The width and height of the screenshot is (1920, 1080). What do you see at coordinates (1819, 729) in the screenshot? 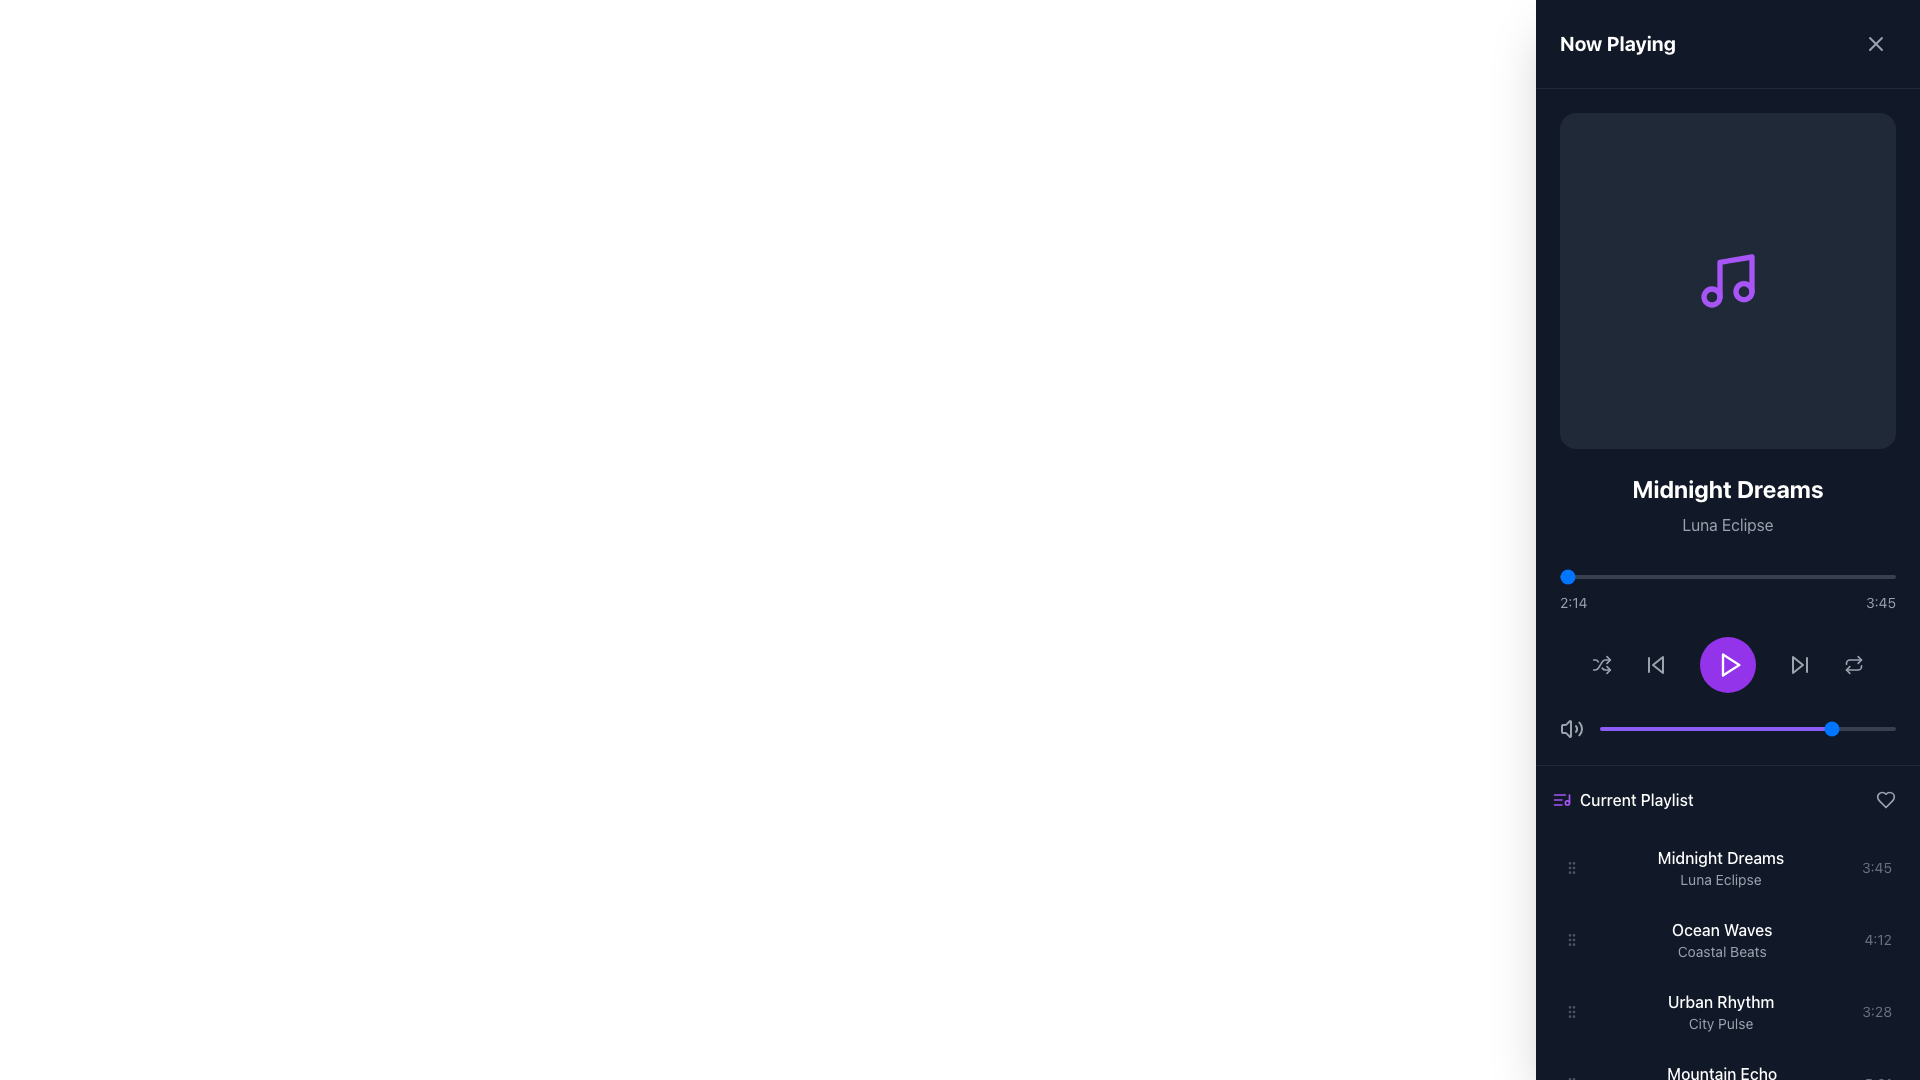
I see `the slider` at bounding box center [1819, 729].